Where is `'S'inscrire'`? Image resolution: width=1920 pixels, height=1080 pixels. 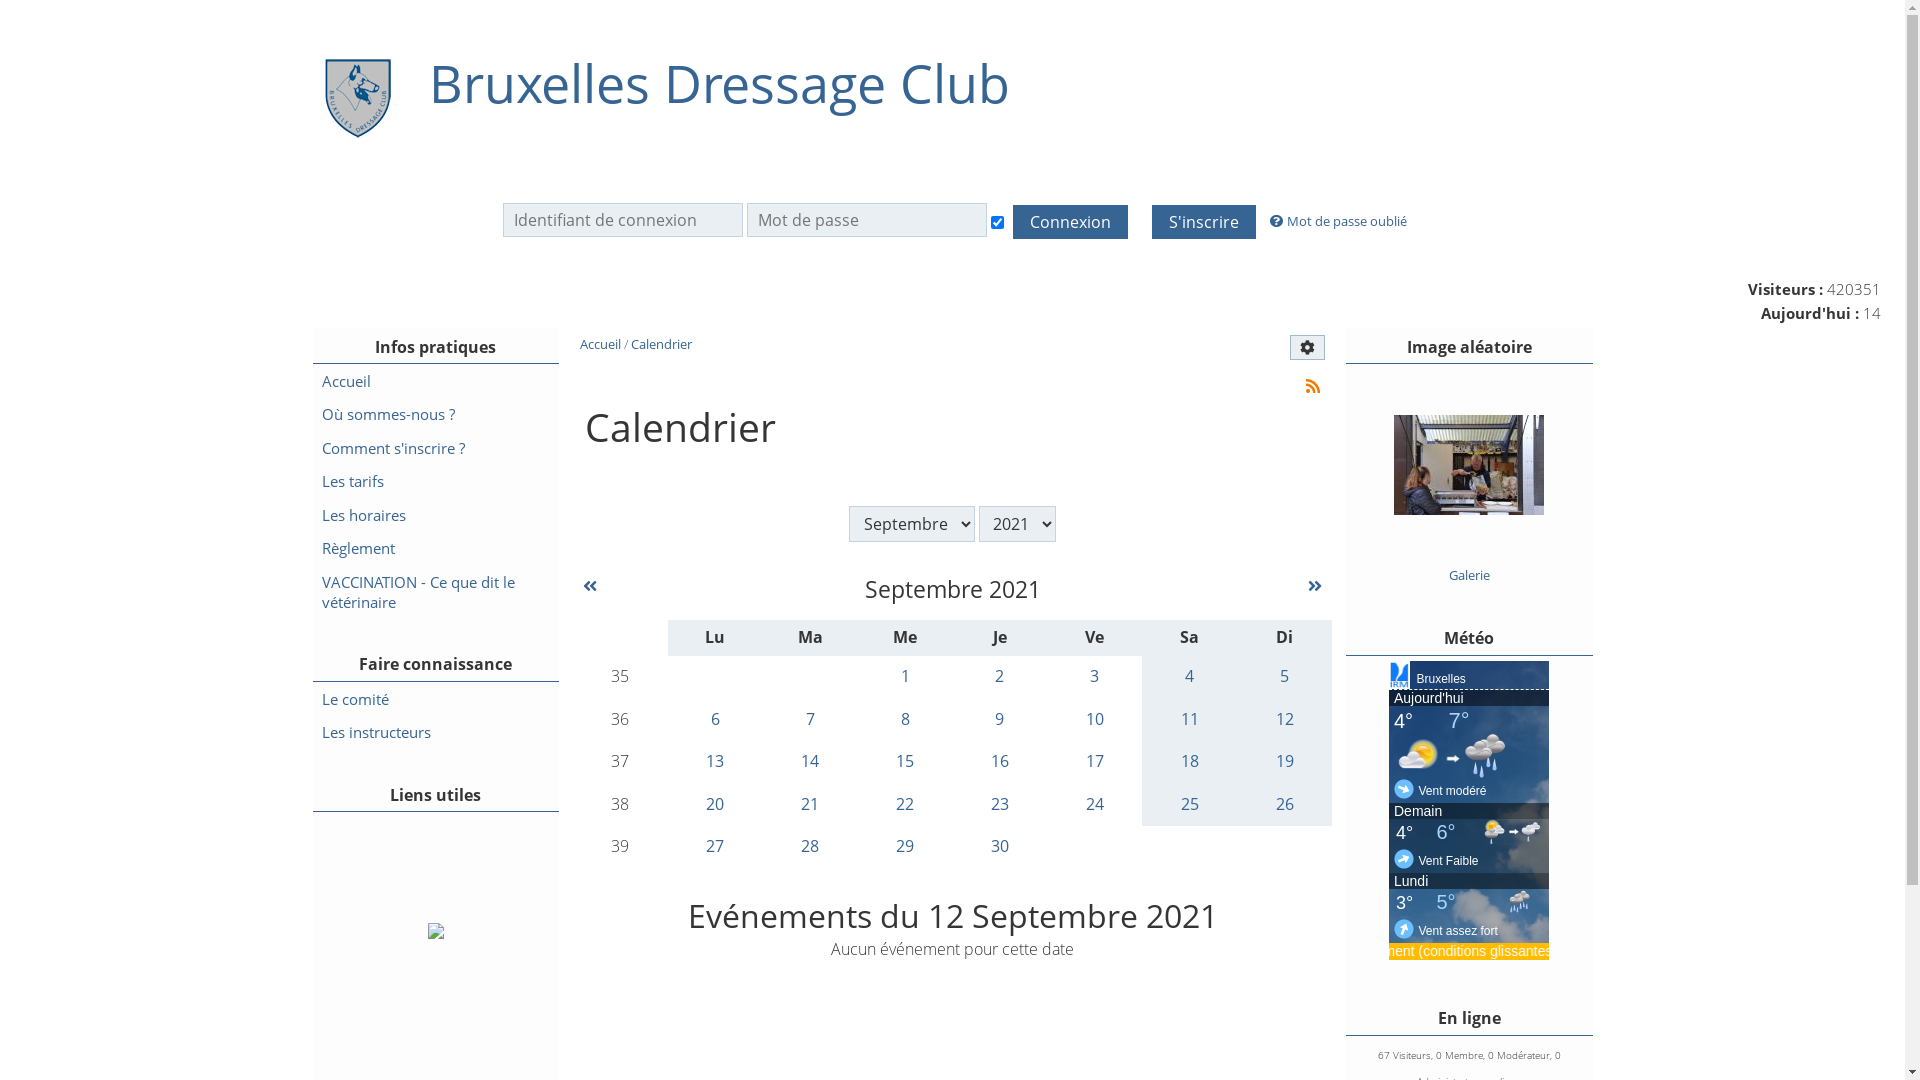
'S'inscrire' is located at coordinates (1203, 222).